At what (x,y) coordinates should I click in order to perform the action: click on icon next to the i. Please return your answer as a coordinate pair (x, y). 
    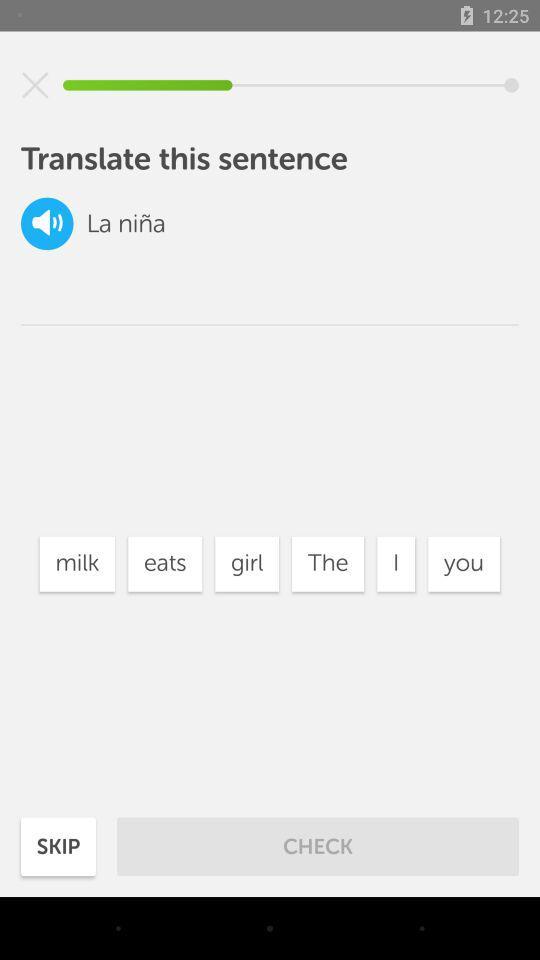
    Looking at the image, I should click on (464, 564).